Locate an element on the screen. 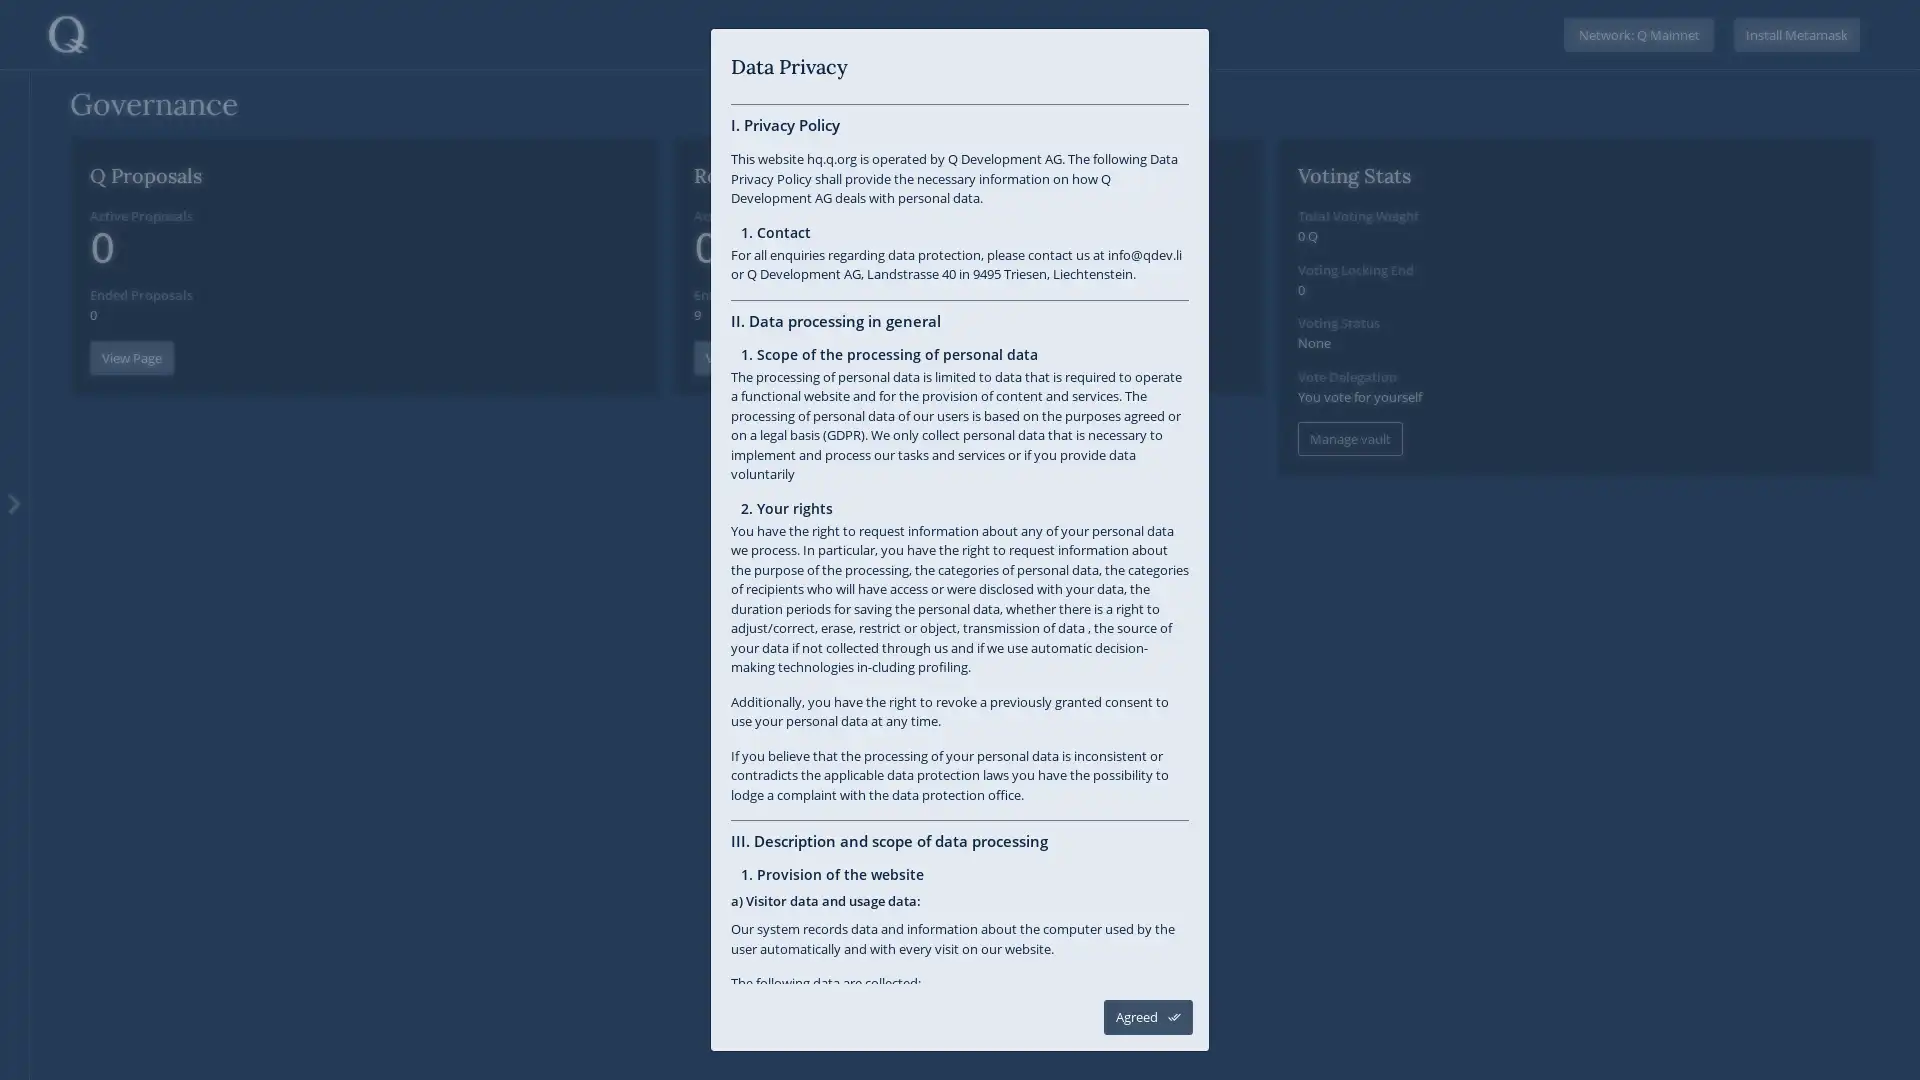  Manage vault is located at coordinates (1350, 438).